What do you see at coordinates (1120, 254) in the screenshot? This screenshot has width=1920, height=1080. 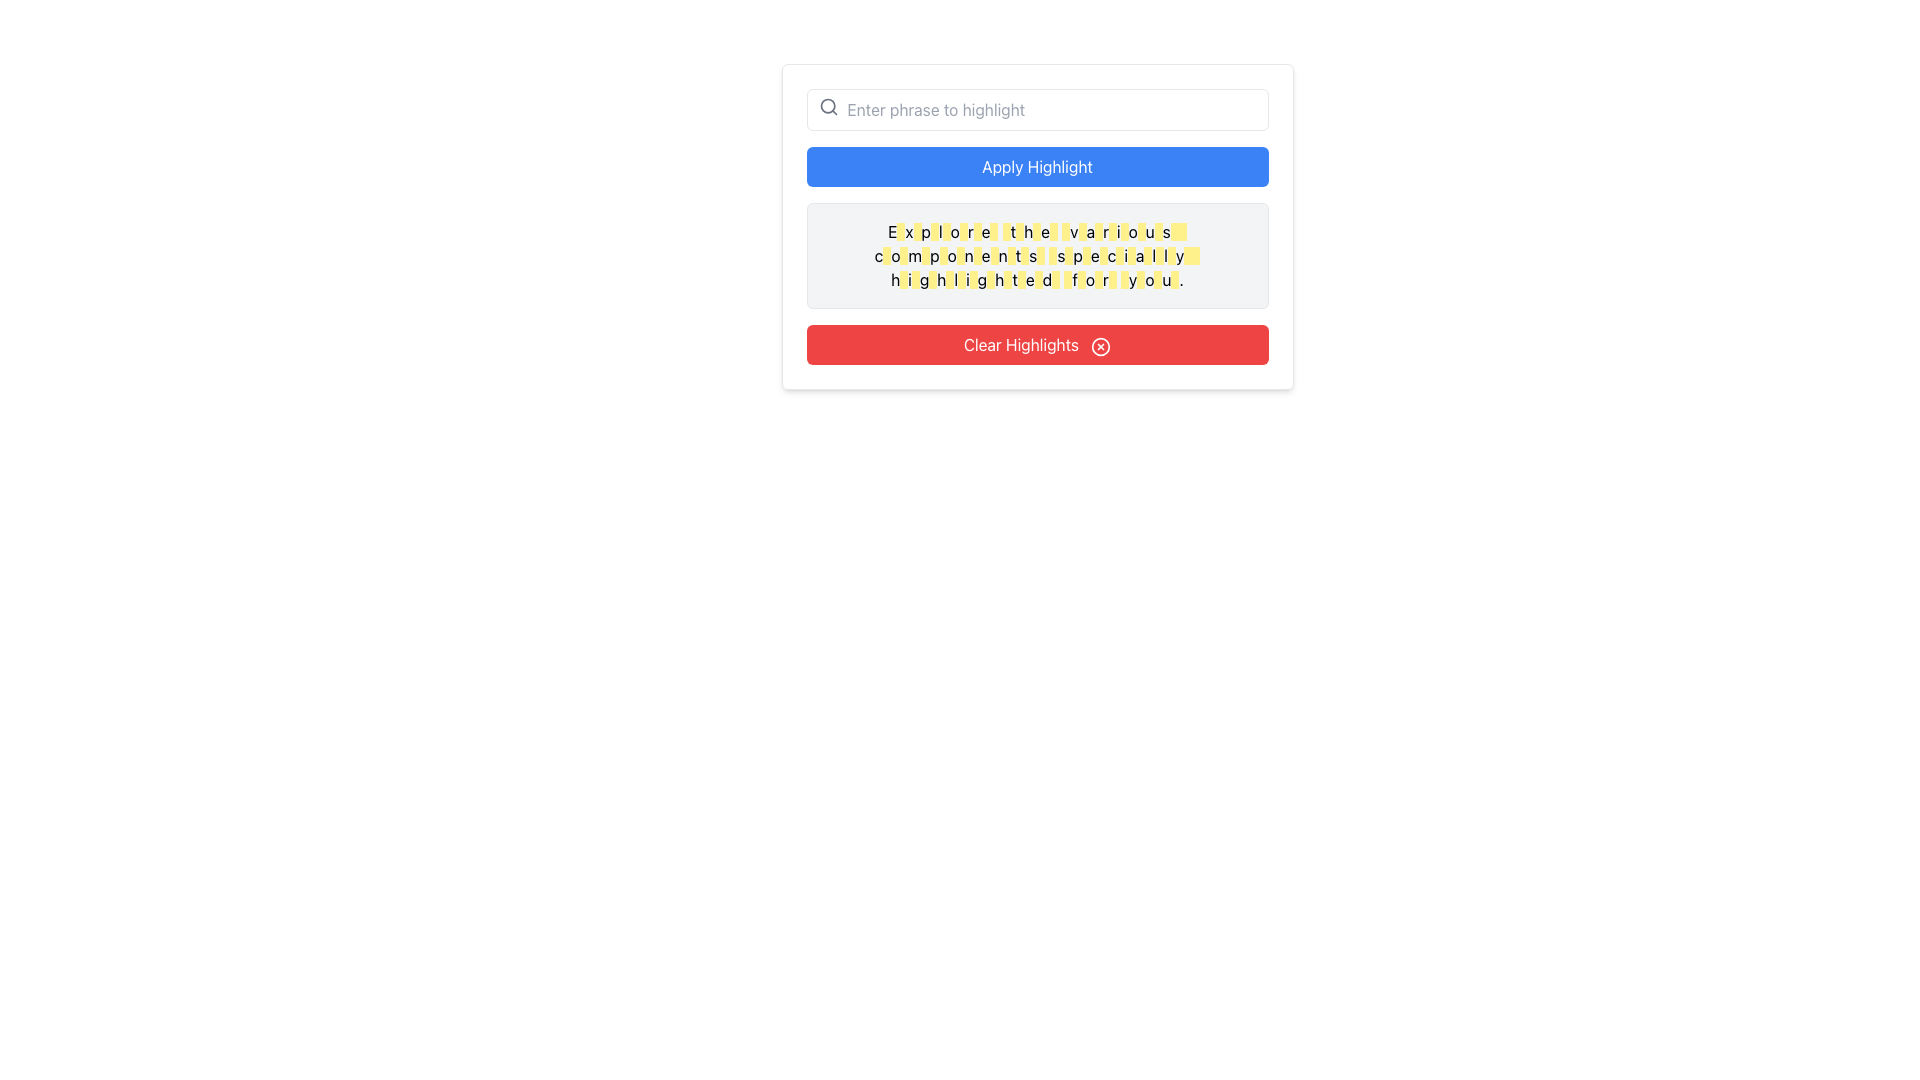 I see `the sixteenth highlighted segment of text within the phrase 'Explore the various components specially highlighted for you.'` at bounding box center [1120, 254].